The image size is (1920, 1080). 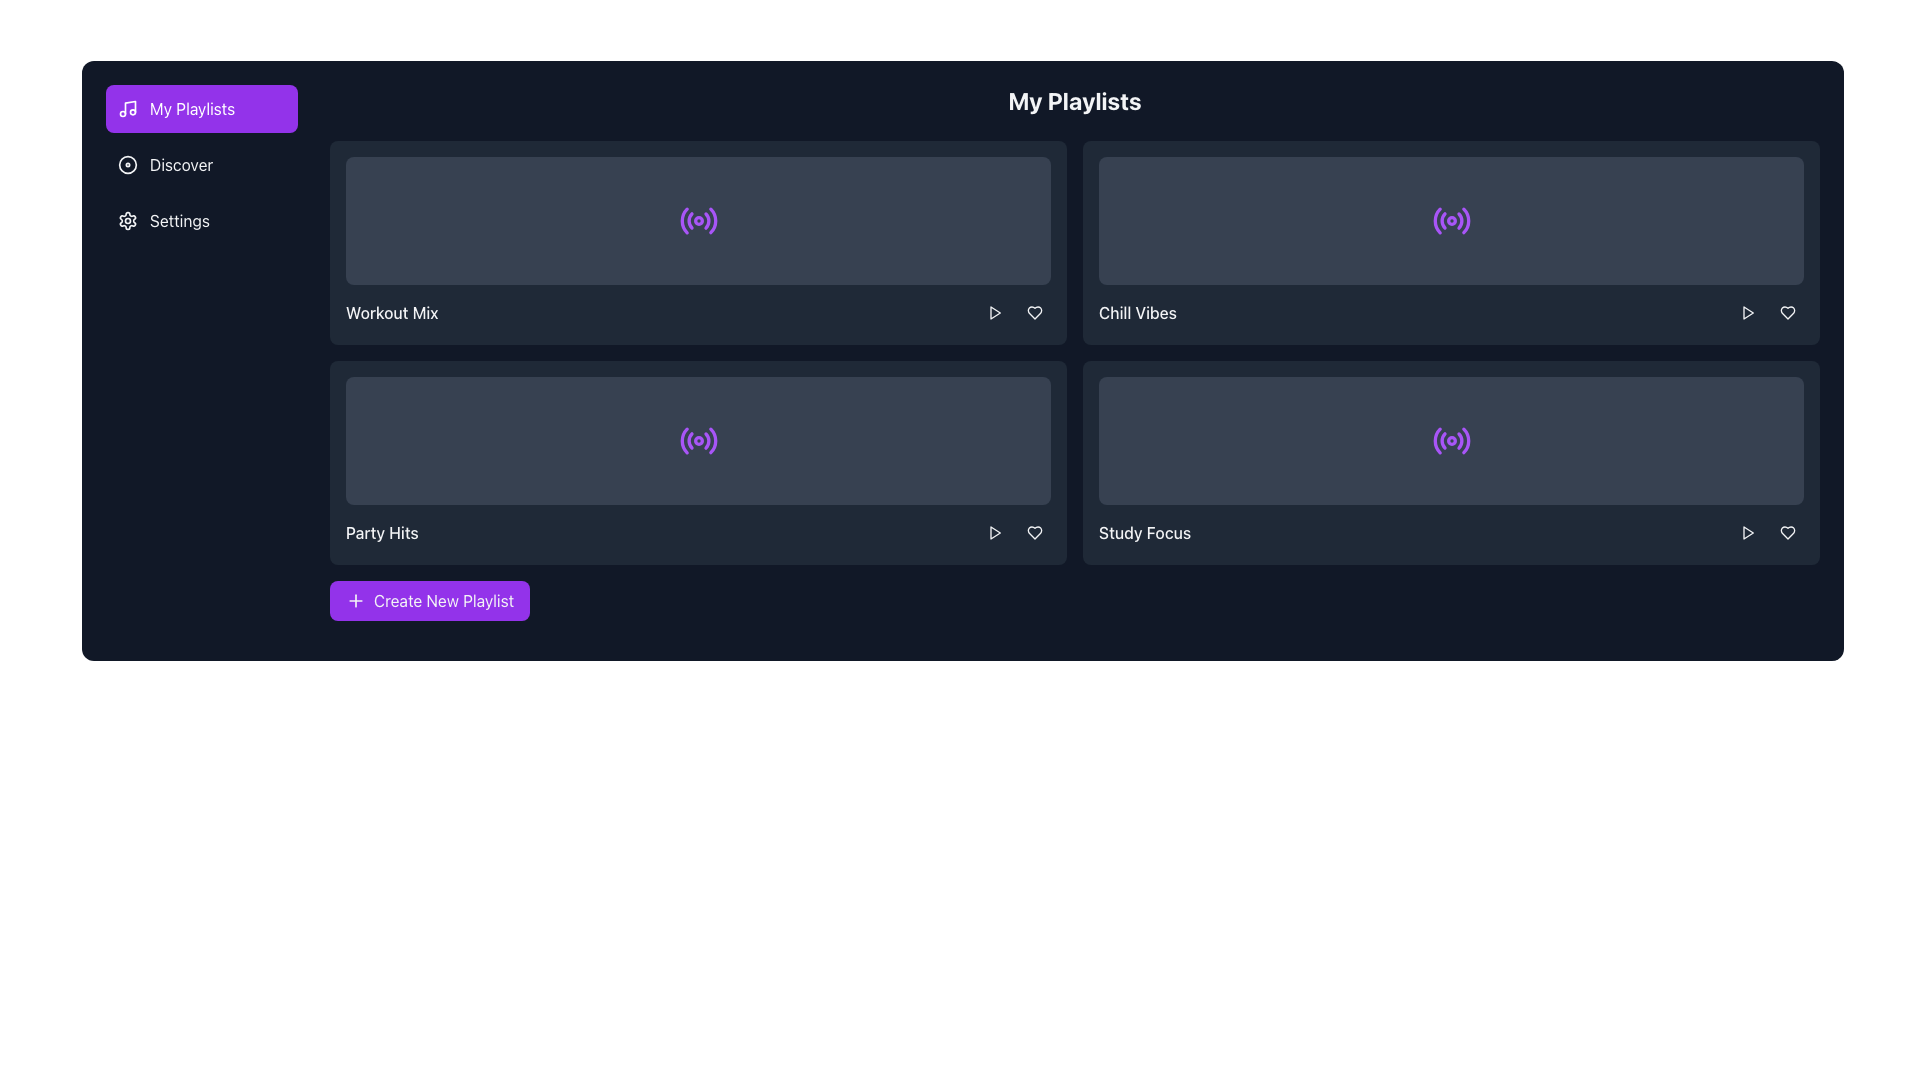 I want to click on the play control button with an icon located in the top-right region of the 'Chill Vibes' playlist tile, so click(x=1746, y=312).